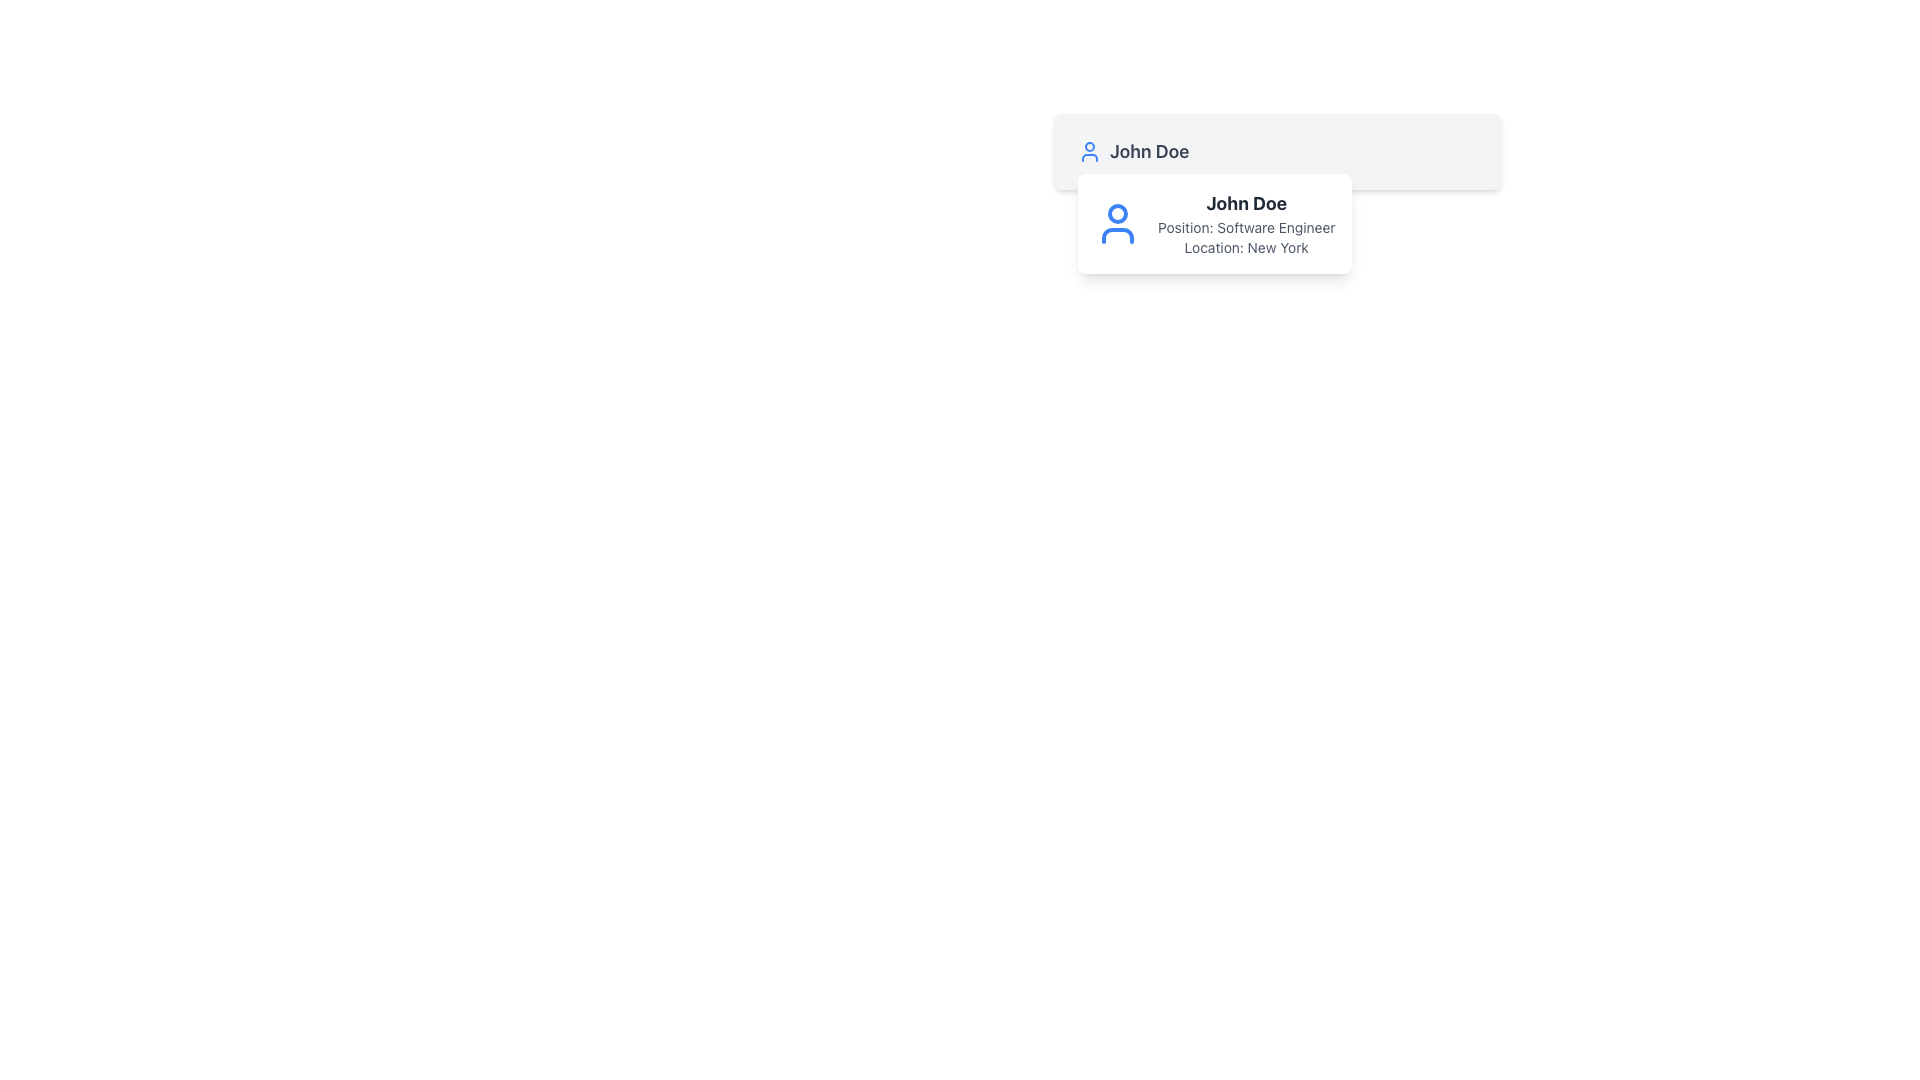 The height and width of the screenshot is (1080, 1920). I want to click on the static text label displaying the job title of John Doe, located within the profile card, positioned below the name and above the location text, so click(1245, 226).